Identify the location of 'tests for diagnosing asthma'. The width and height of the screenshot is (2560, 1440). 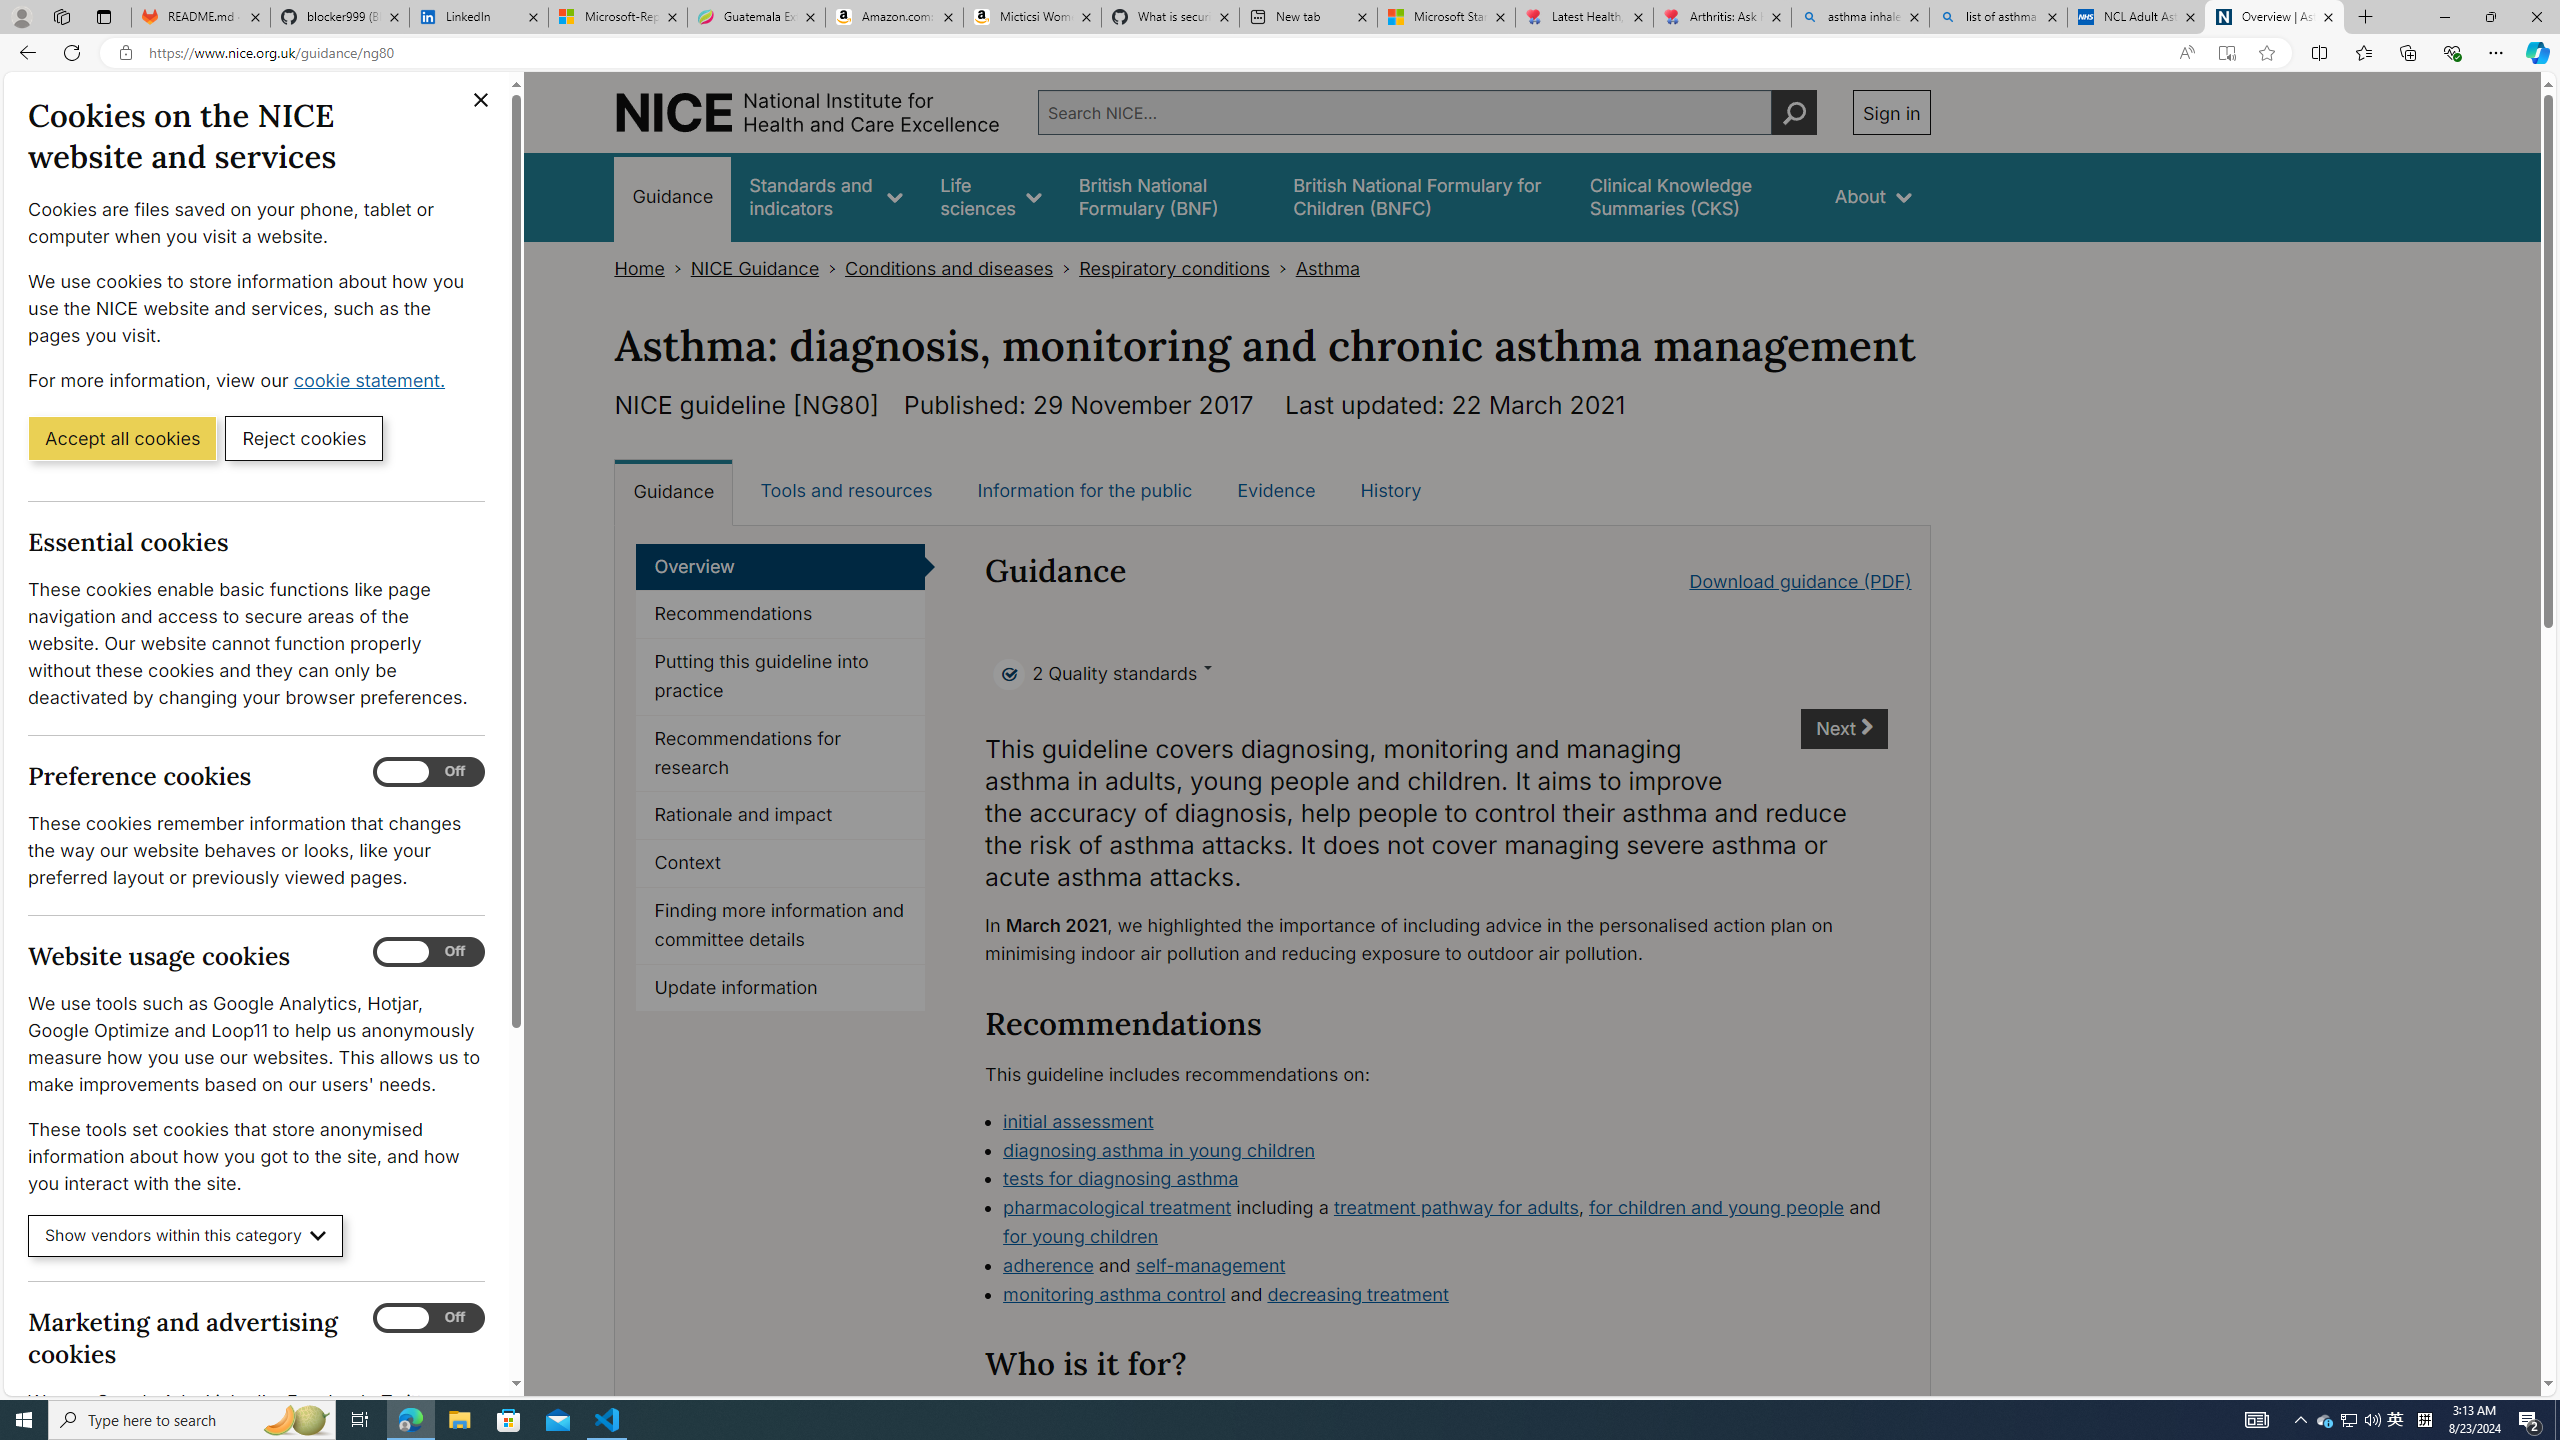
(1121, 1177).